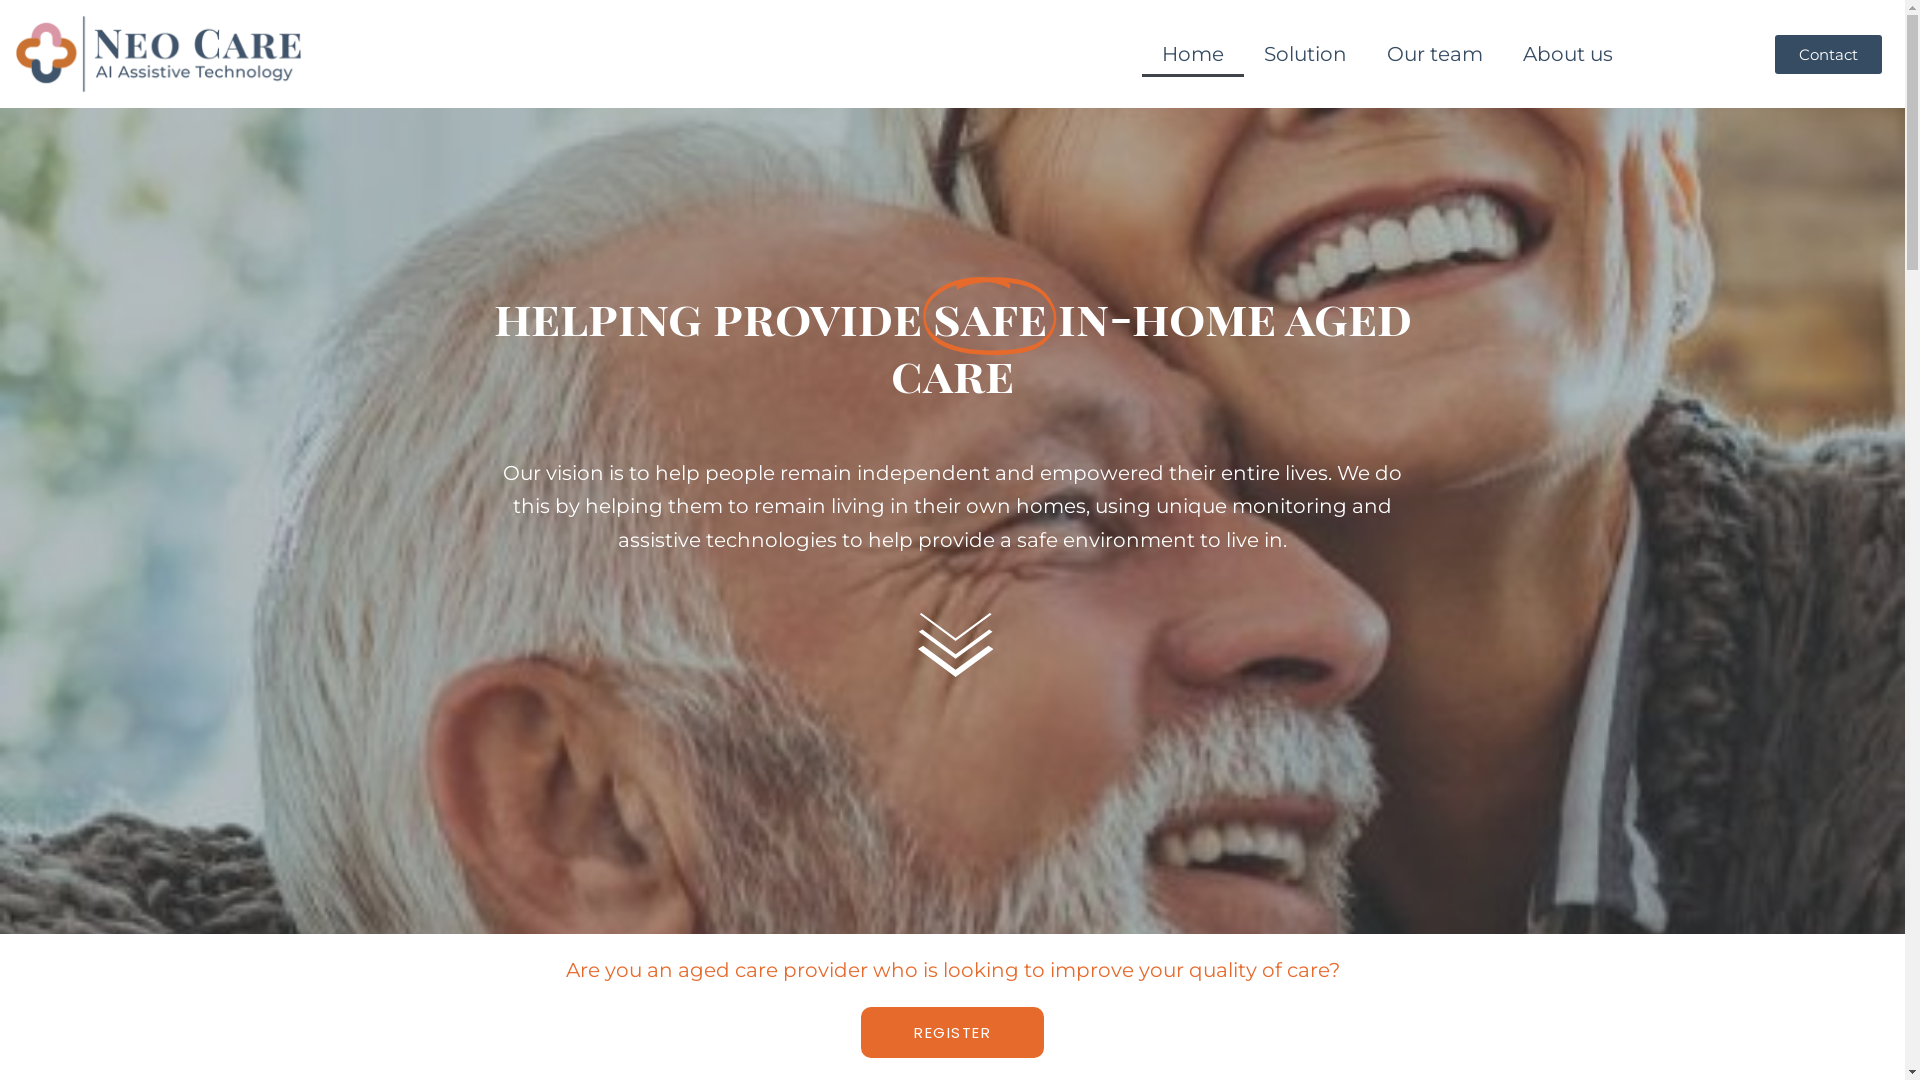  What do you see at coordinates (1305, 53) in the screenshot?
I see `'Solution'` at bounding box center [1305, 53].